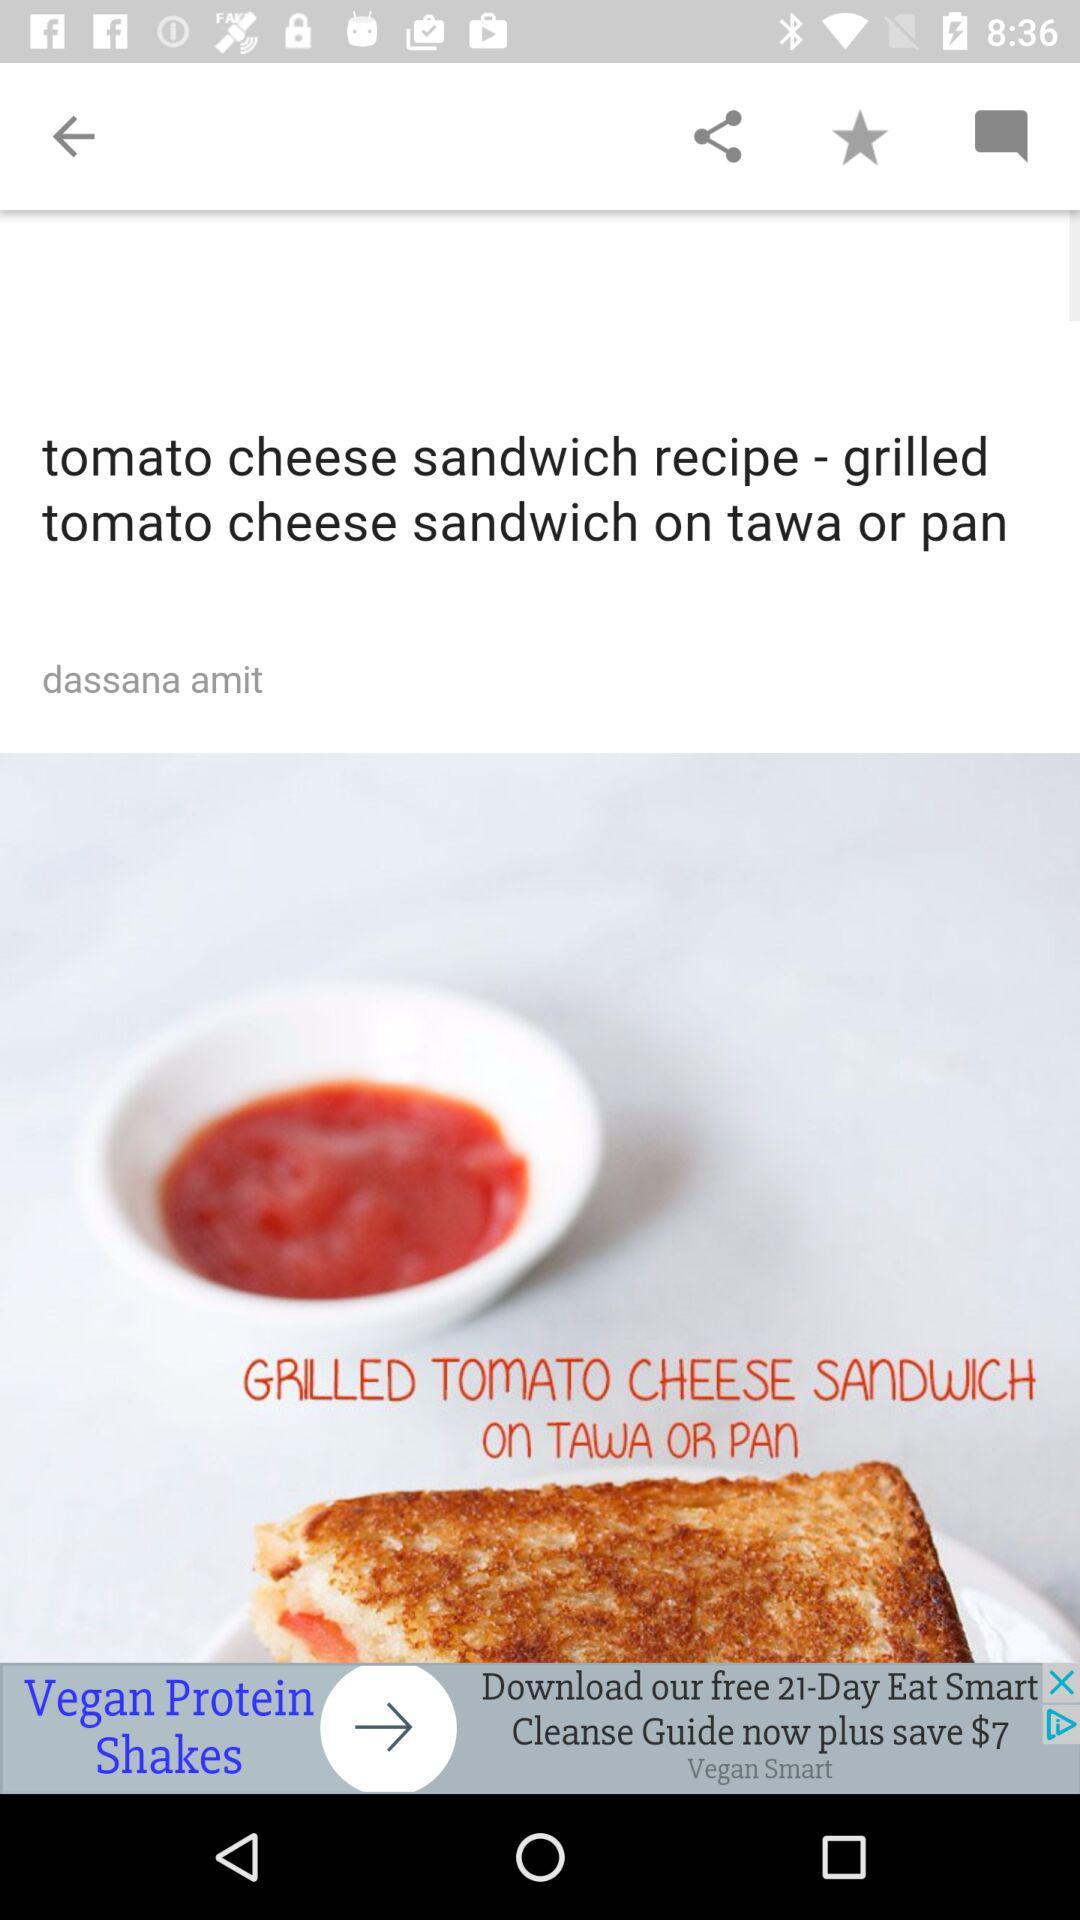 This screenshot has width=1080, height=1920. Describe the element at coordinates (1000, 135) in the screenshot. I see `open chat` at that location.